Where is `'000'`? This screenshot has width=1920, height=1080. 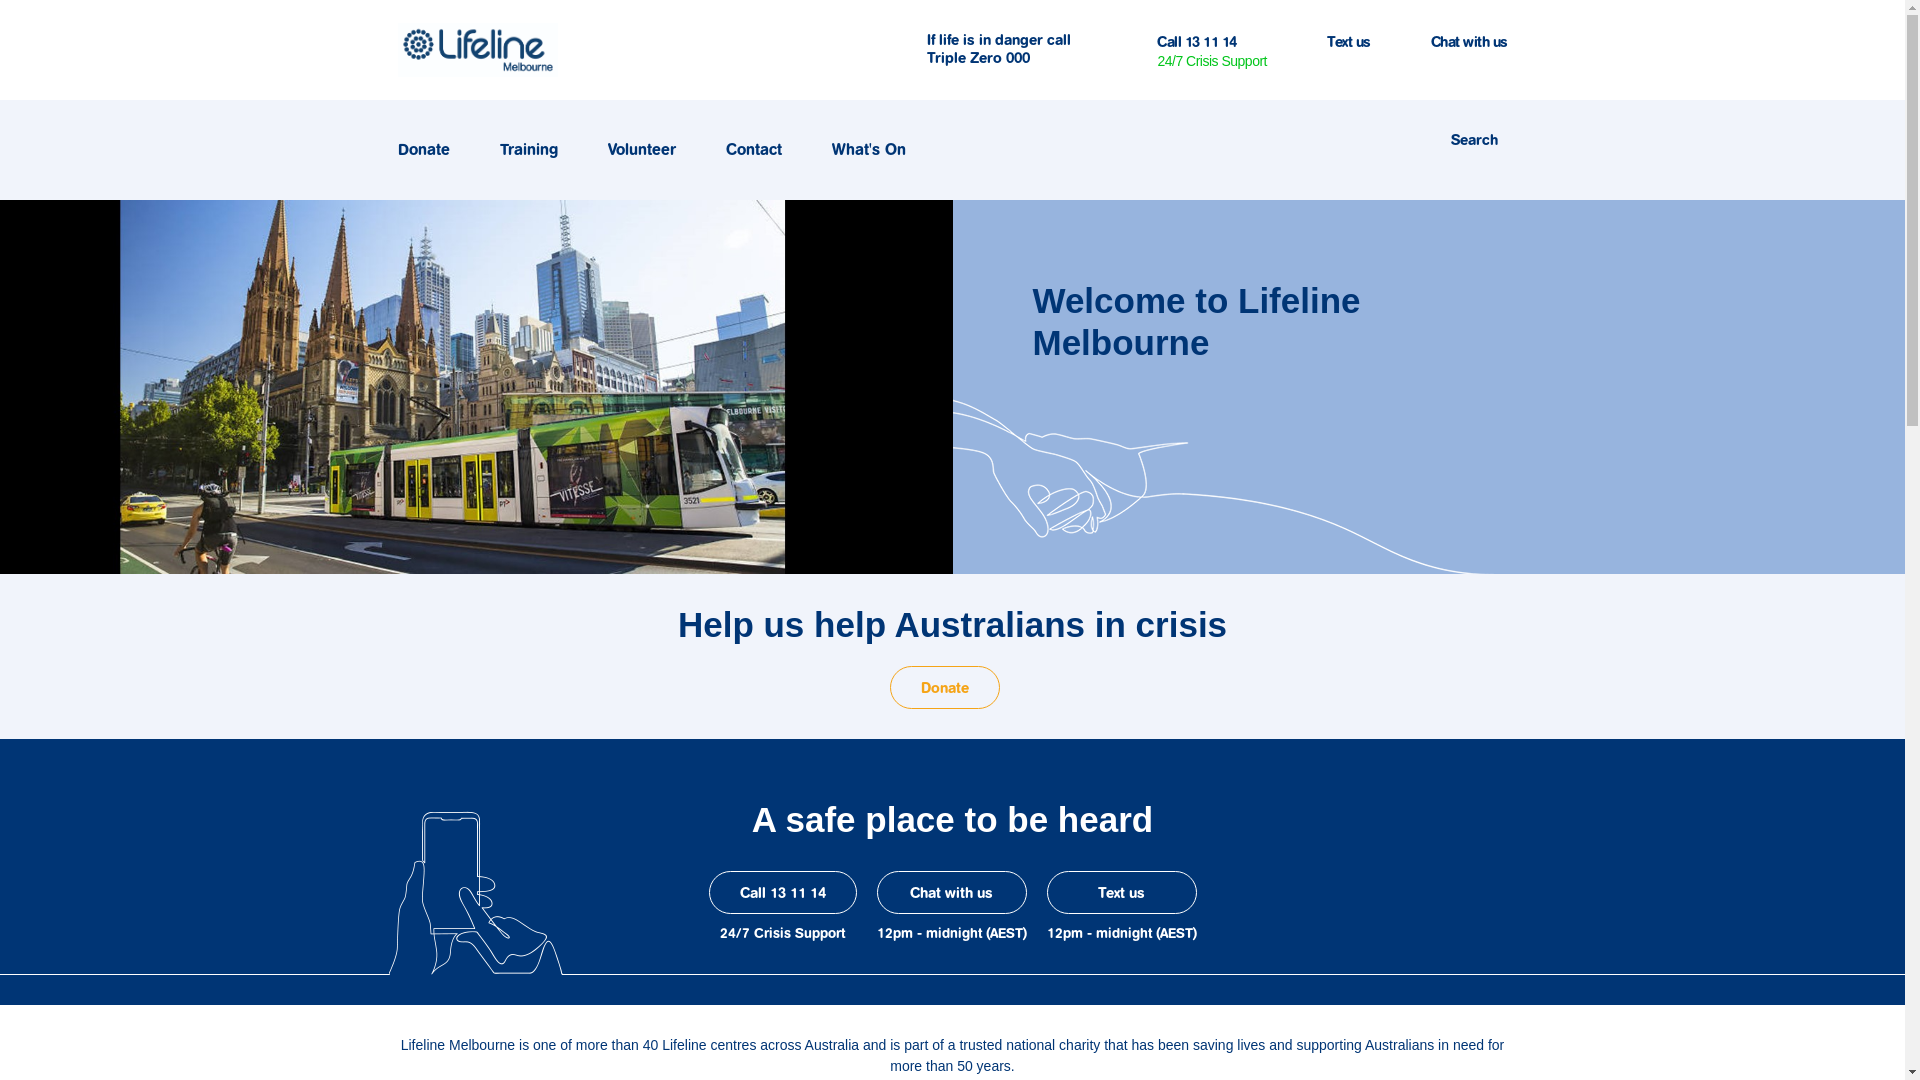 '000' is located at coordinates (1017, 57).